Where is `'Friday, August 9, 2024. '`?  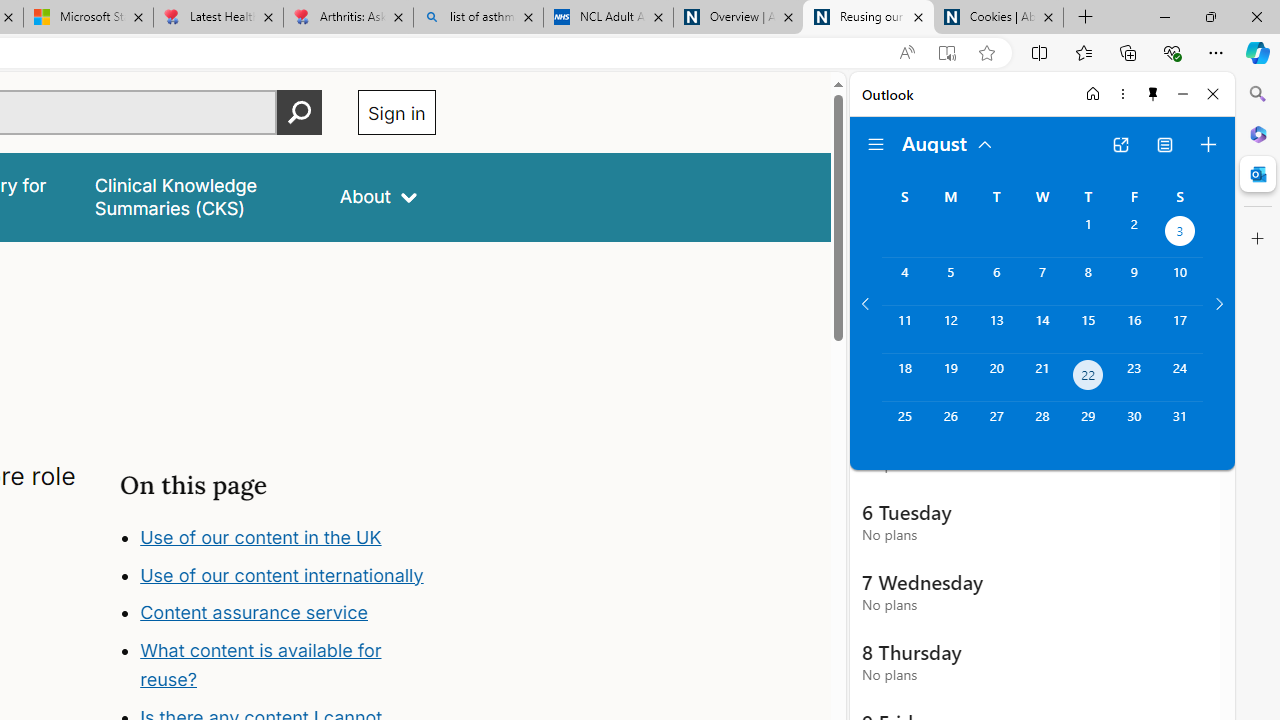 'Friday, August 9, 2024. ' is located at coordinates (1134, 281).